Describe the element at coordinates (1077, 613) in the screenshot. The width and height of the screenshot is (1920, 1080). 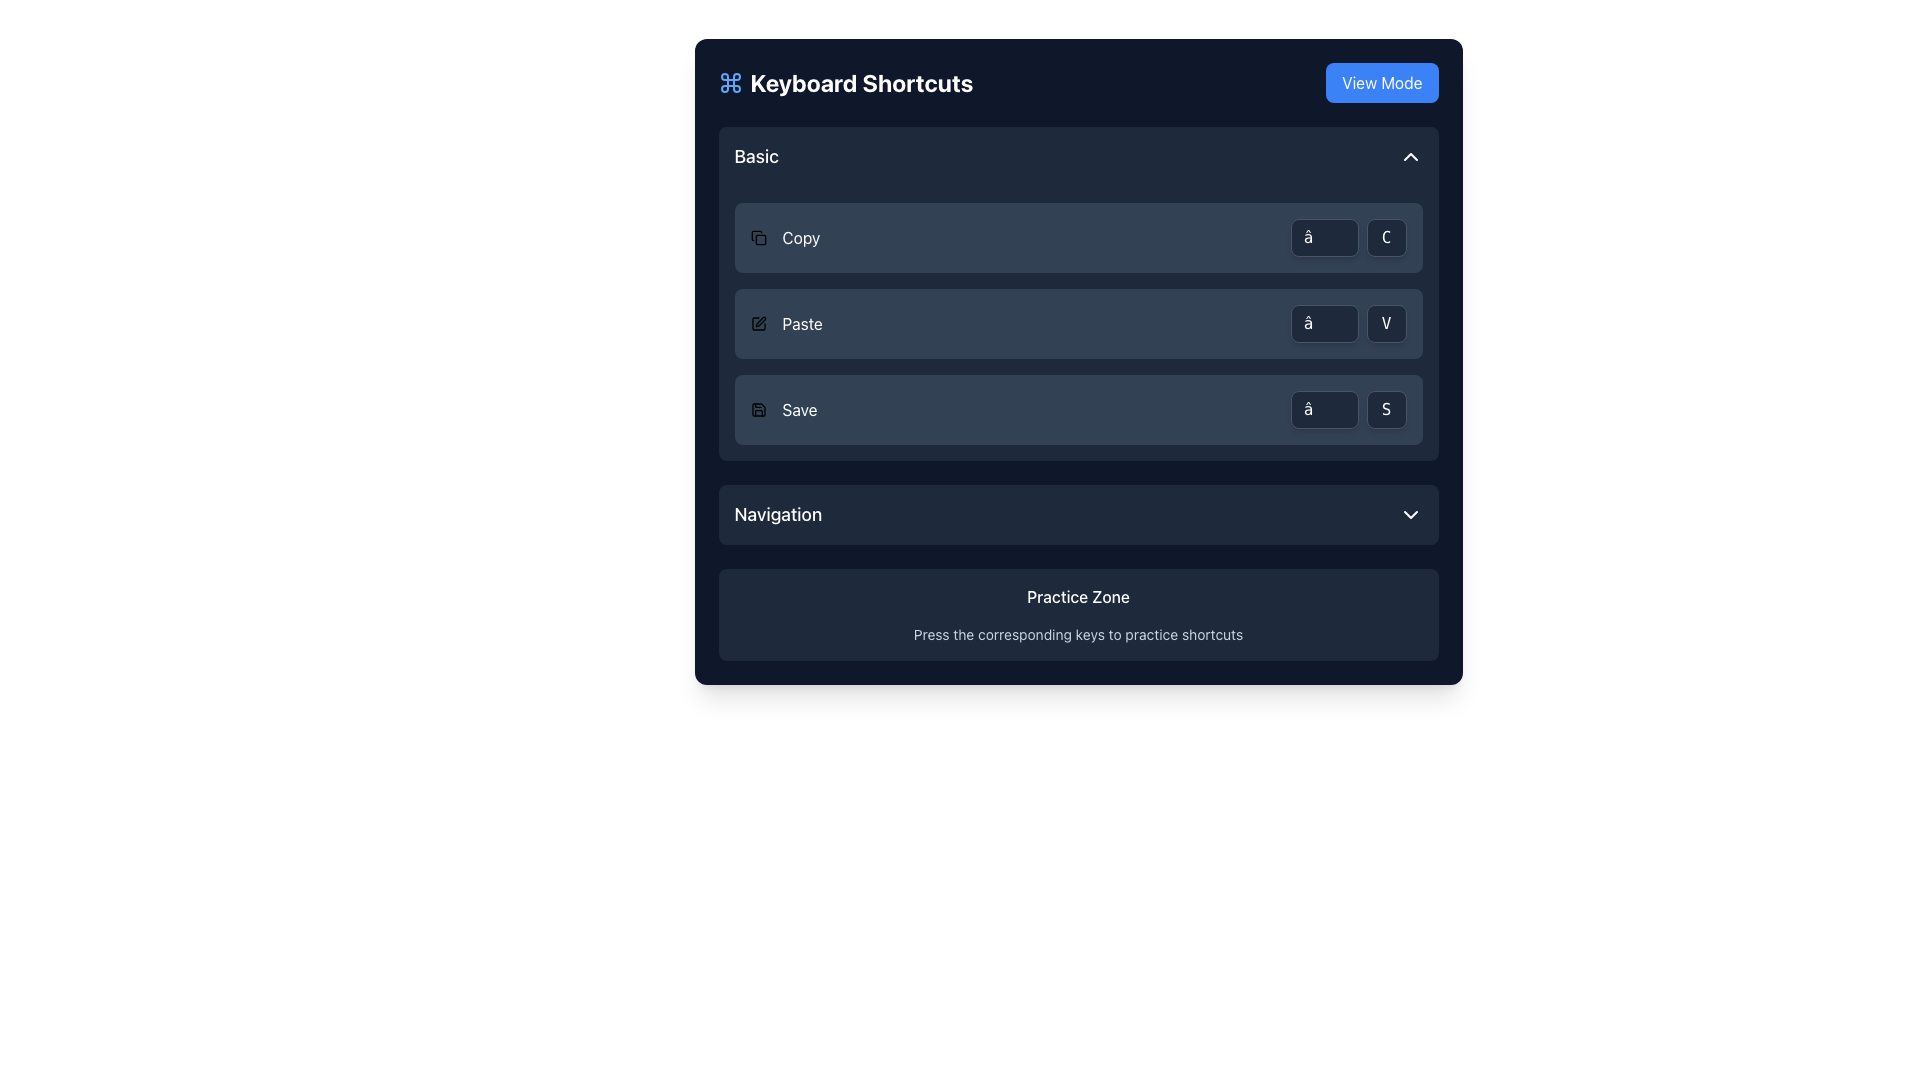
I see `information displayed in the Informational Panel titled 'Practice Zone', which provides instructions to 'Press the corresponding keys to practice shortcuts'` at that location.